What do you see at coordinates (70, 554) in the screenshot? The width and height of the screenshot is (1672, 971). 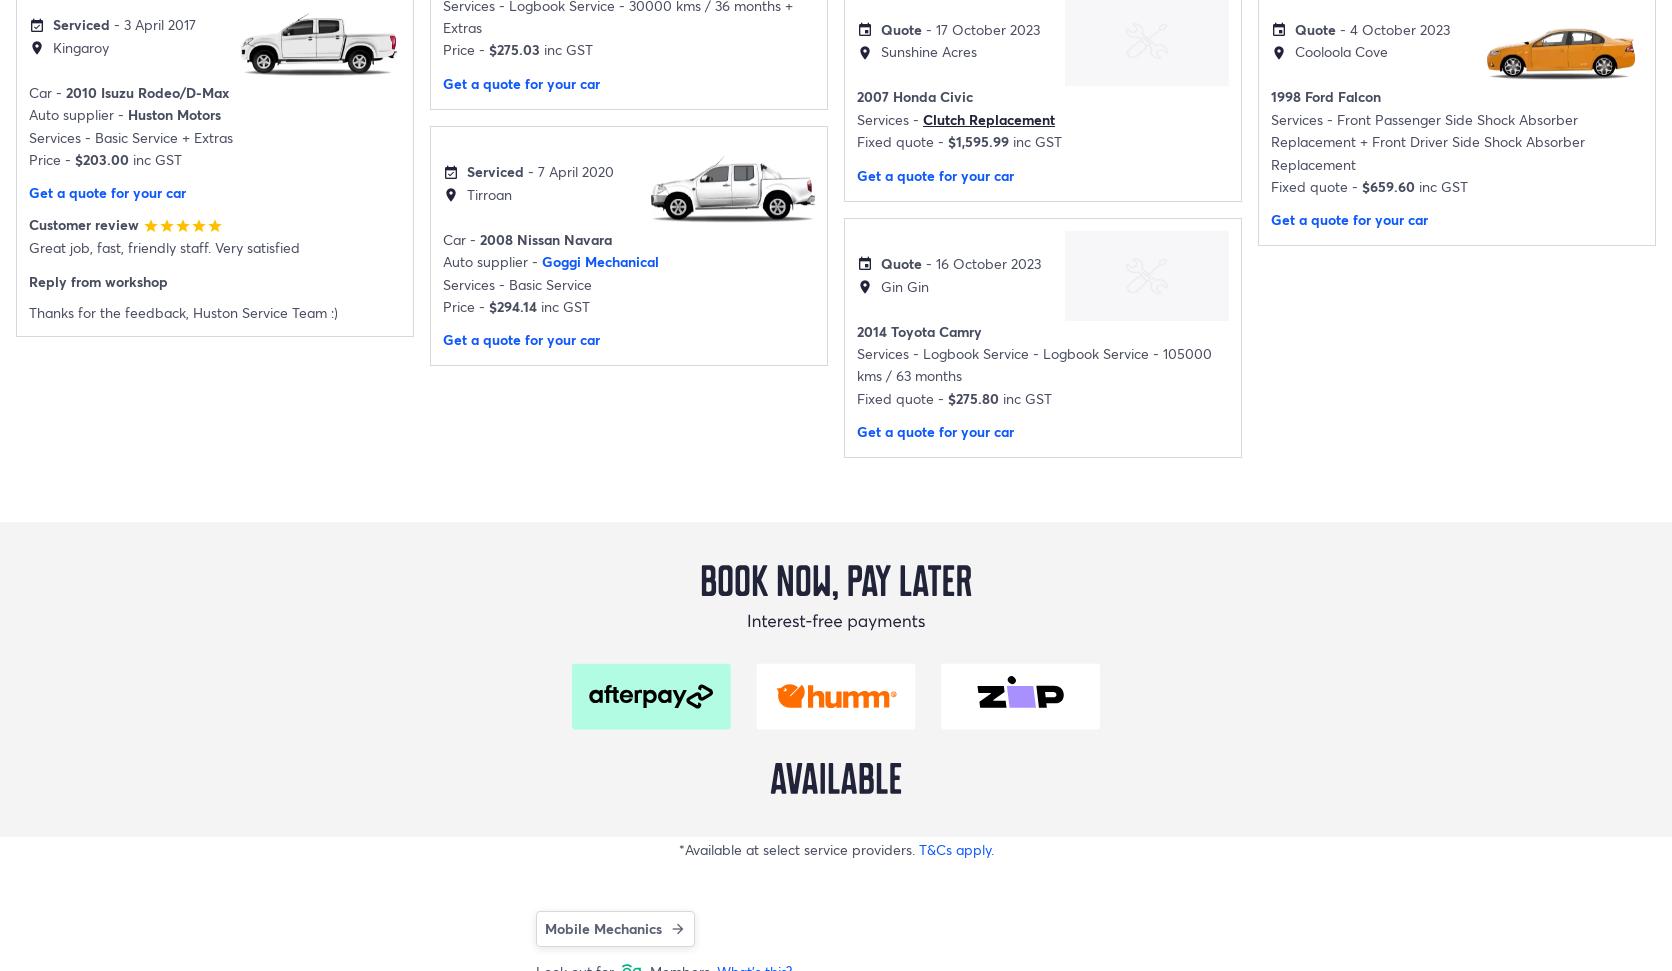 I see `'Buy Now Pay Later'` at bounding box center [70, 554].